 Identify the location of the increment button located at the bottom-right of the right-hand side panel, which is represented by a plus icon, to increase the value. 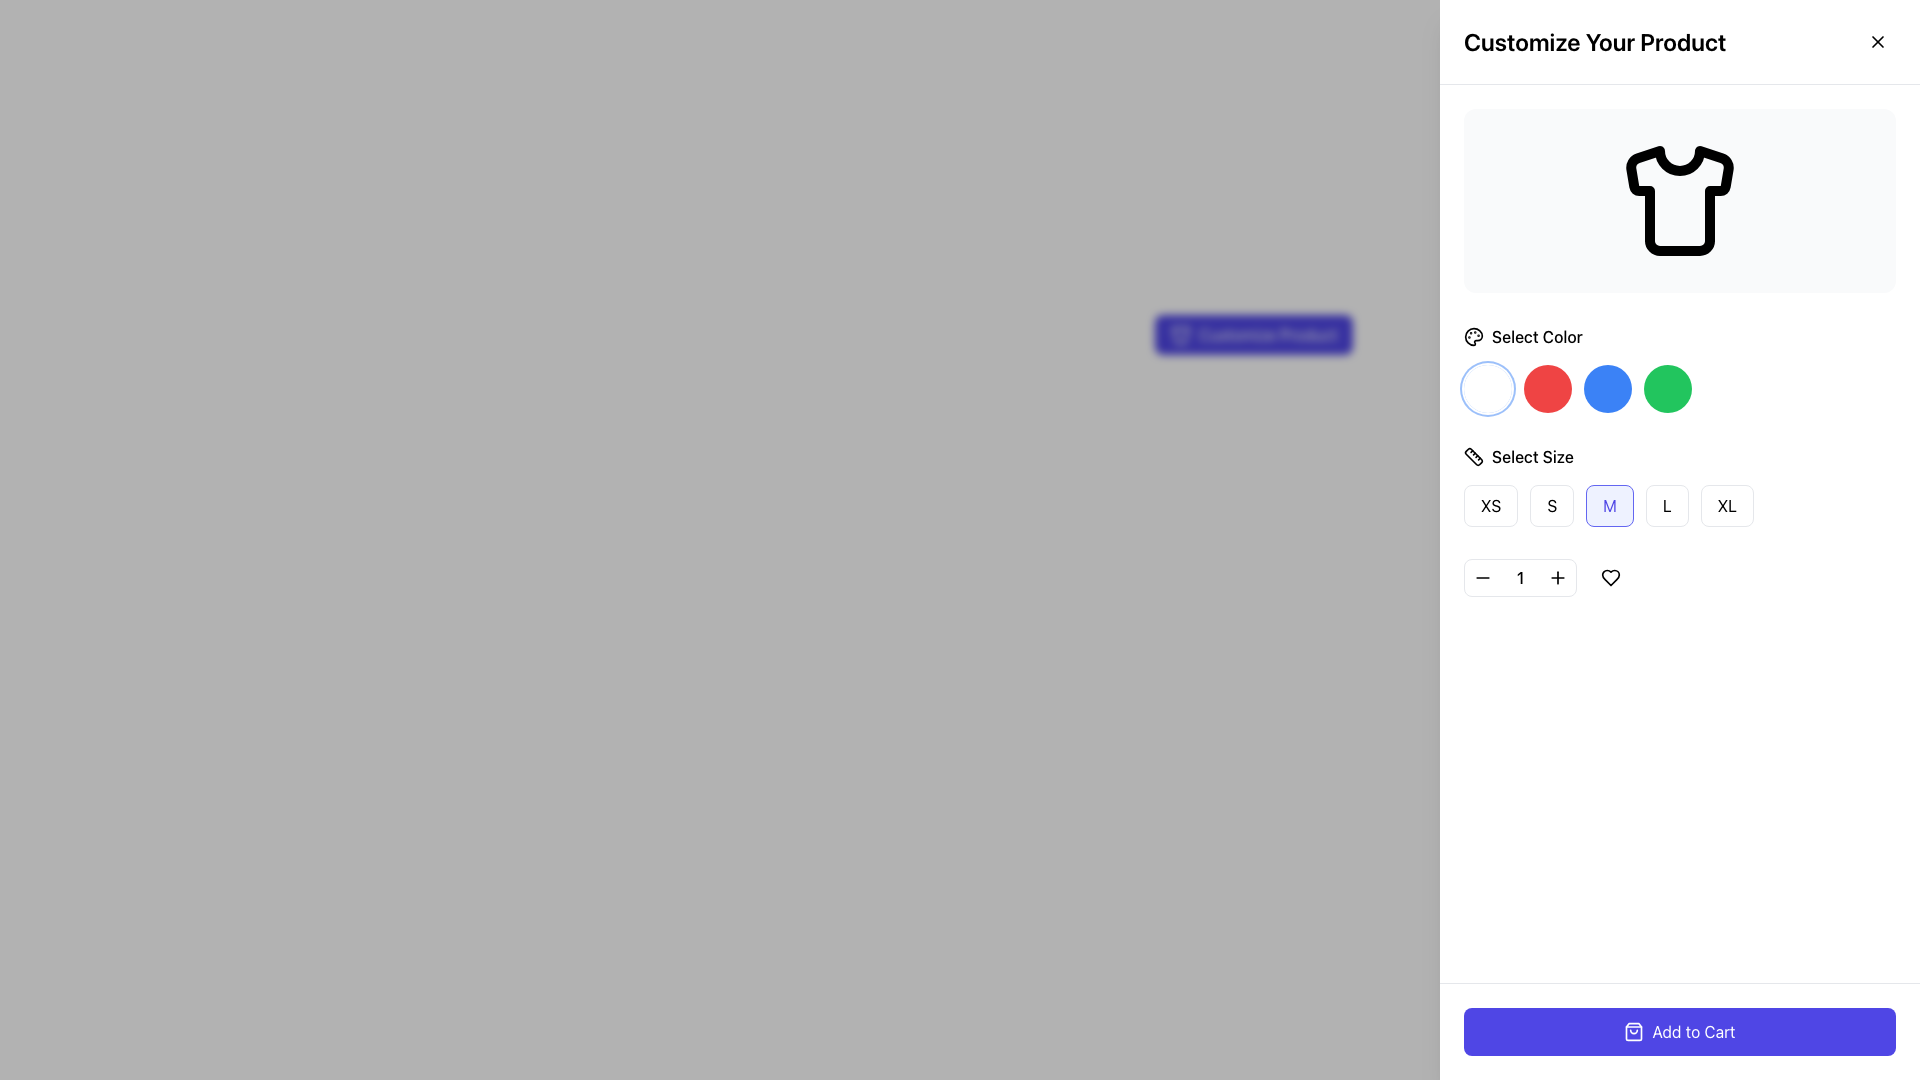
(1557, 578).